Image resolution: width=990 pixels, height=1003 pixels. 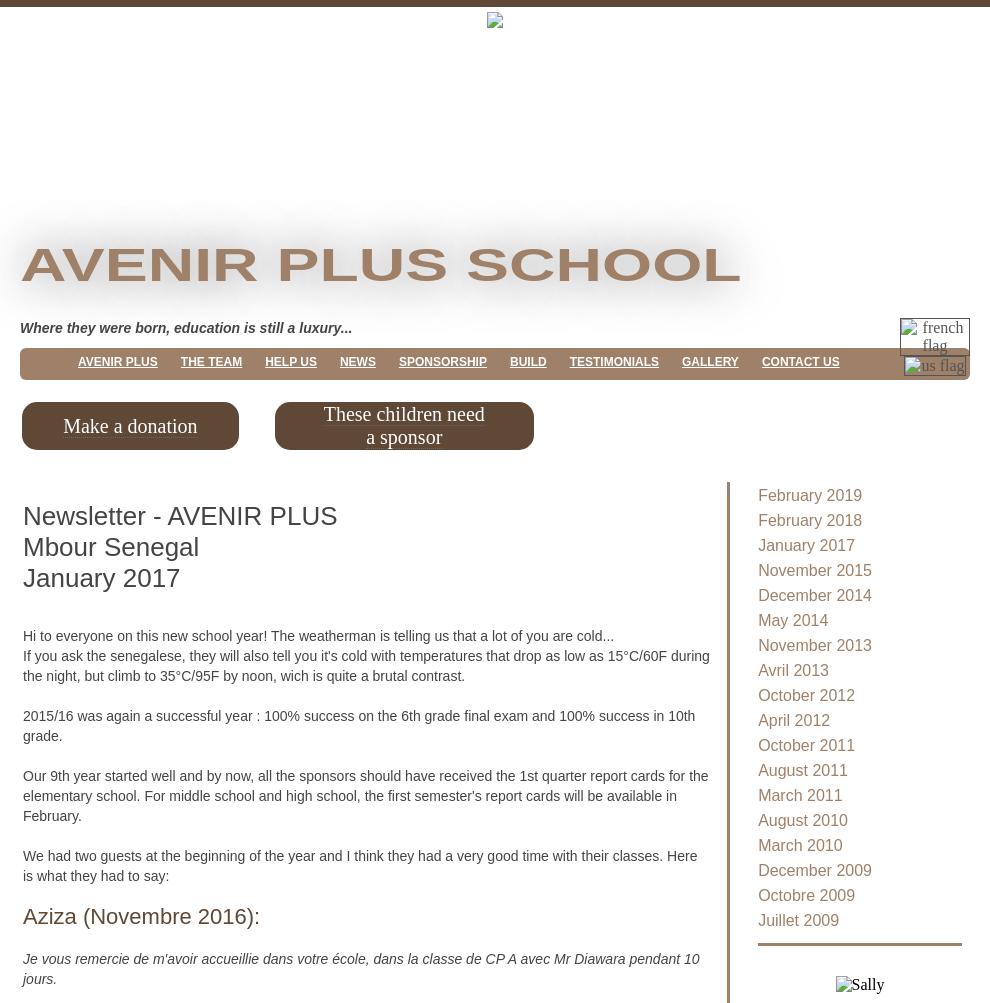 I want to click on 'November 2015', so click(x=813, y=569).